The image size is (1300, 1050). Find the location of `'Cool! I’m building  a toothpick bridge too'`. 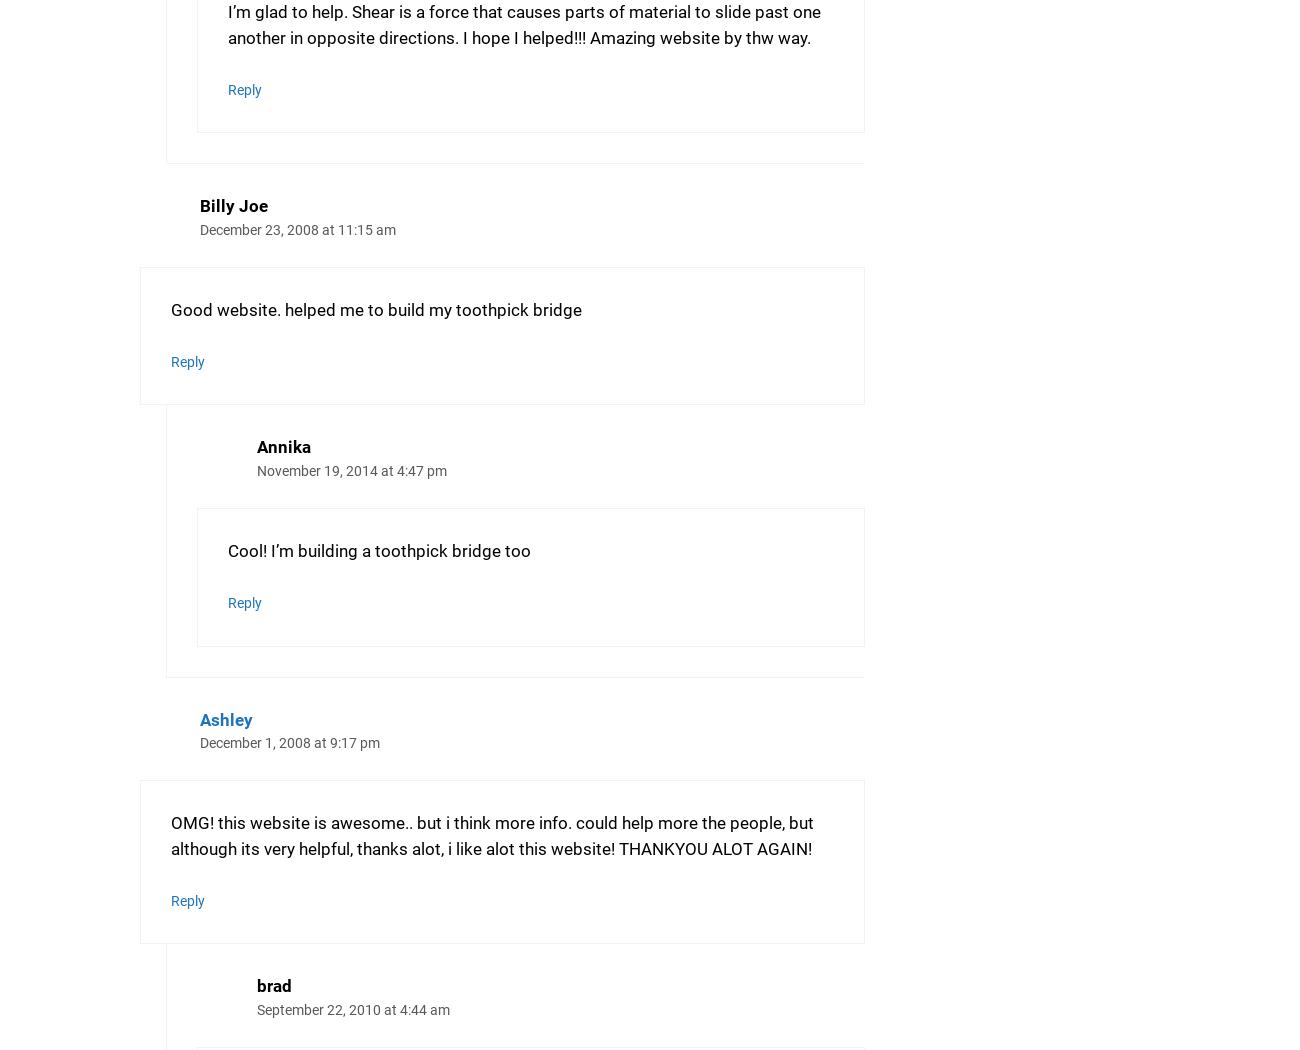

'Cool! I’m building  a toothpick bridge too' is located at coordinates (377, 551).